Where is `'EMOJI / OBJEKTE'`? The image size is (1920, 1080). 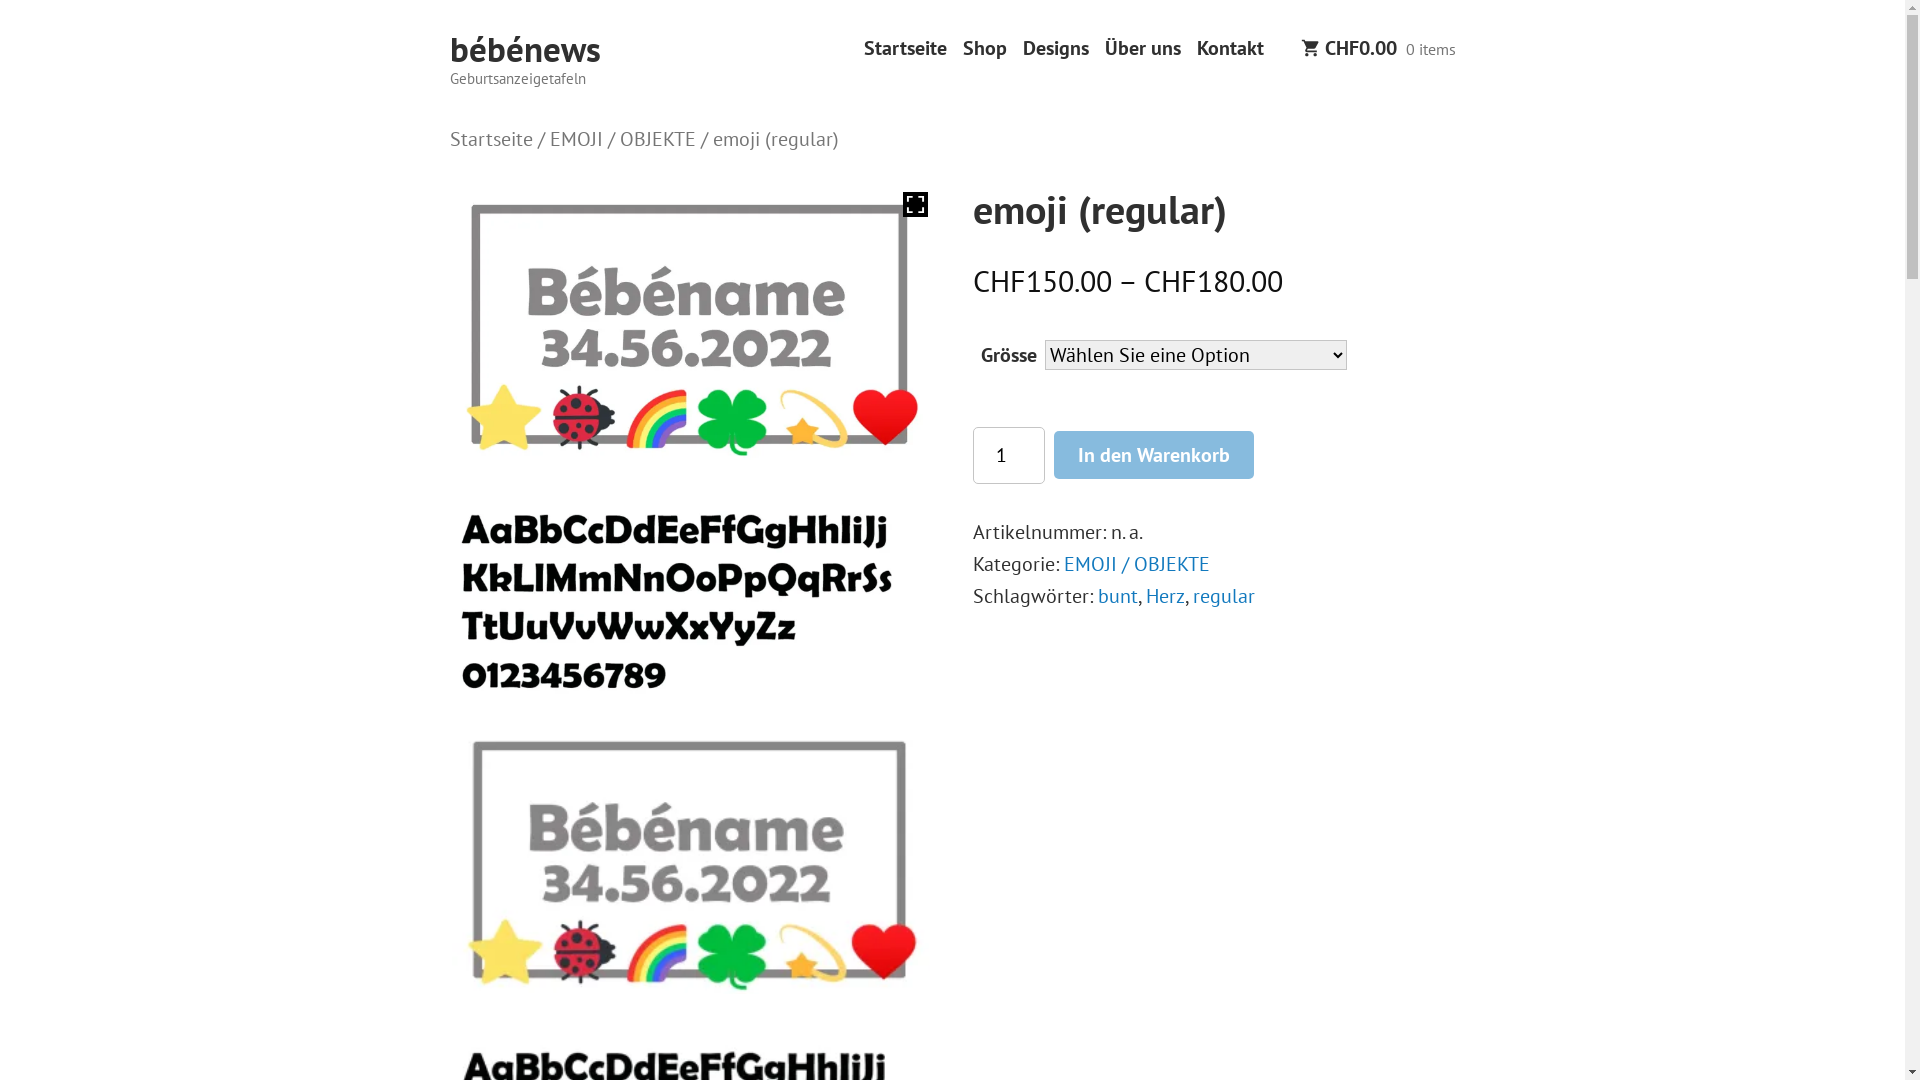
'EMOJI / OBJEKTE' is located at coordinates (622, 137).